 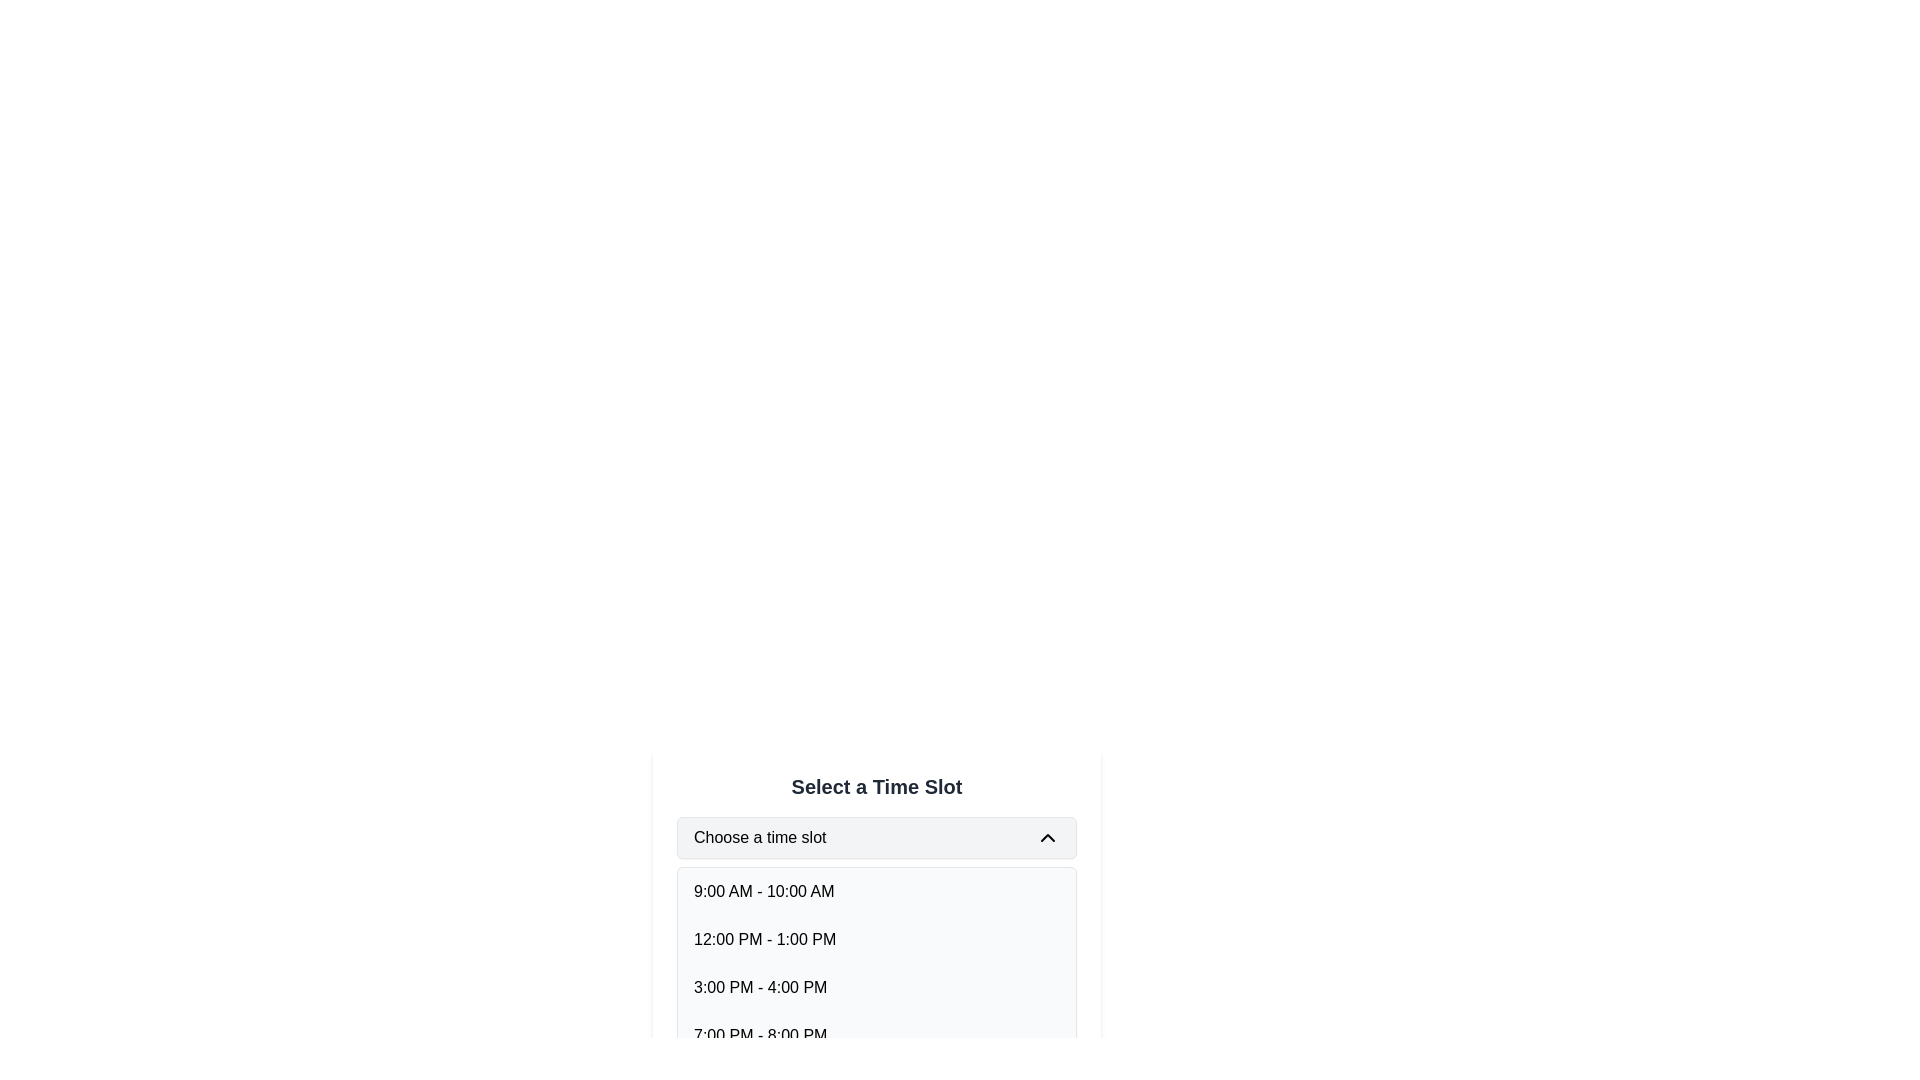 I want to click on the second Text Label indicating a selectable time slot option, which displays the time range and is vertically aligned in the list of time slots, so click(x=764, y=940).